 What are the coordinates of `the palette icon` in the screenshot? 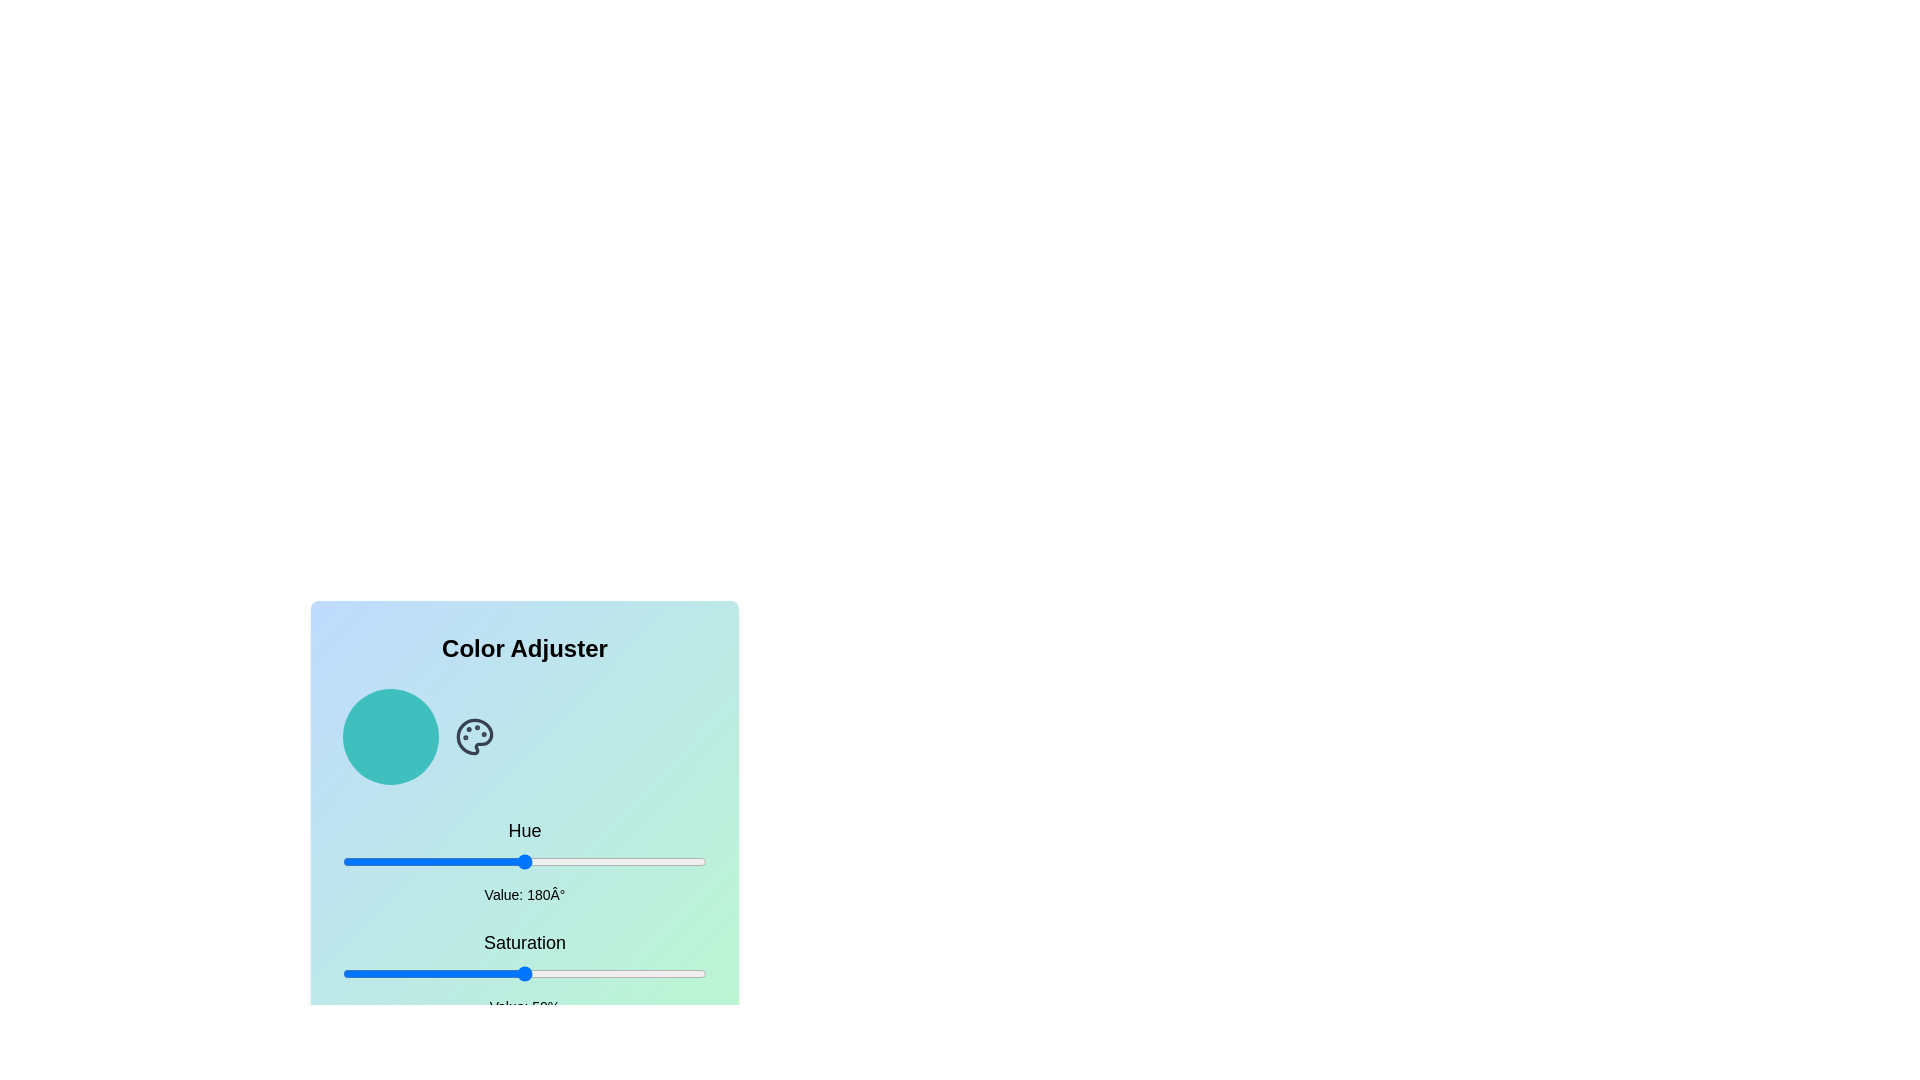 It's located at (474, 736).